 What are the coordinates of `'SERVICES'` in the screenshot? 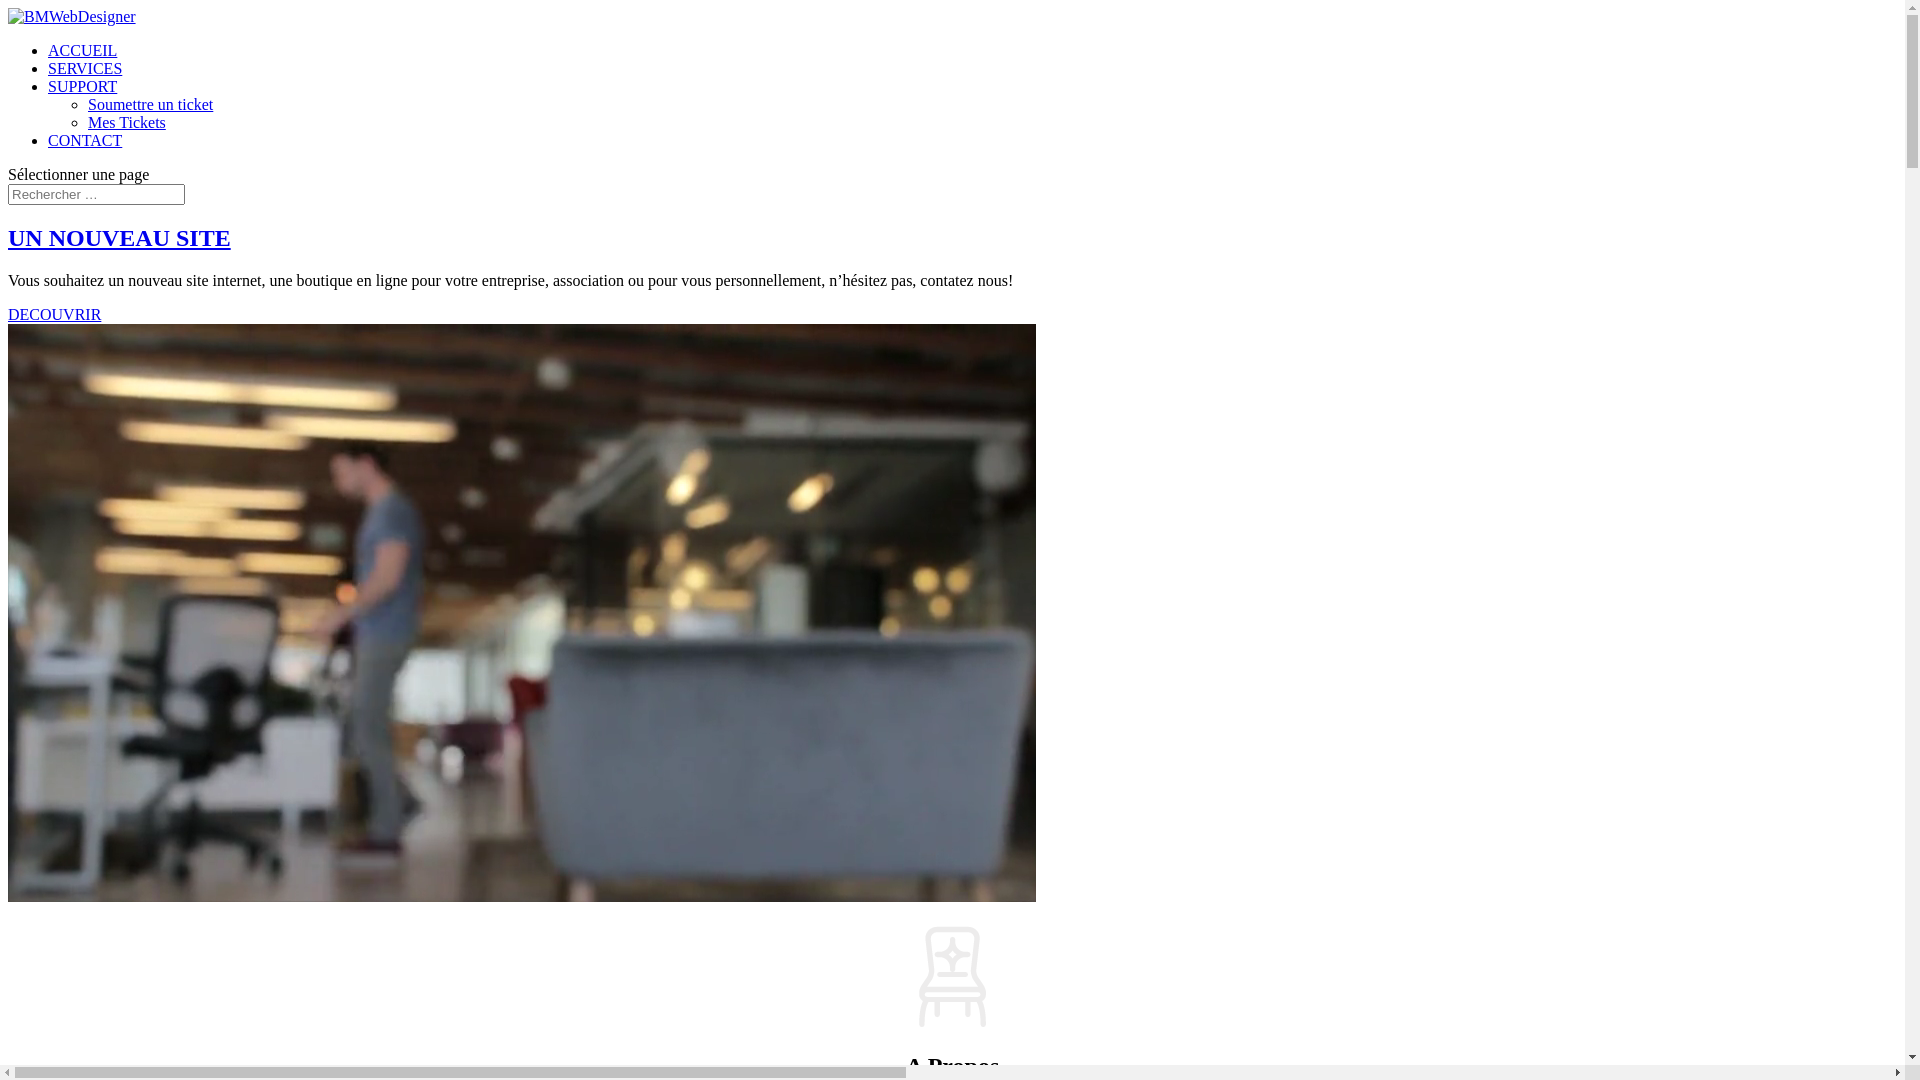 It's located at (84, 67).